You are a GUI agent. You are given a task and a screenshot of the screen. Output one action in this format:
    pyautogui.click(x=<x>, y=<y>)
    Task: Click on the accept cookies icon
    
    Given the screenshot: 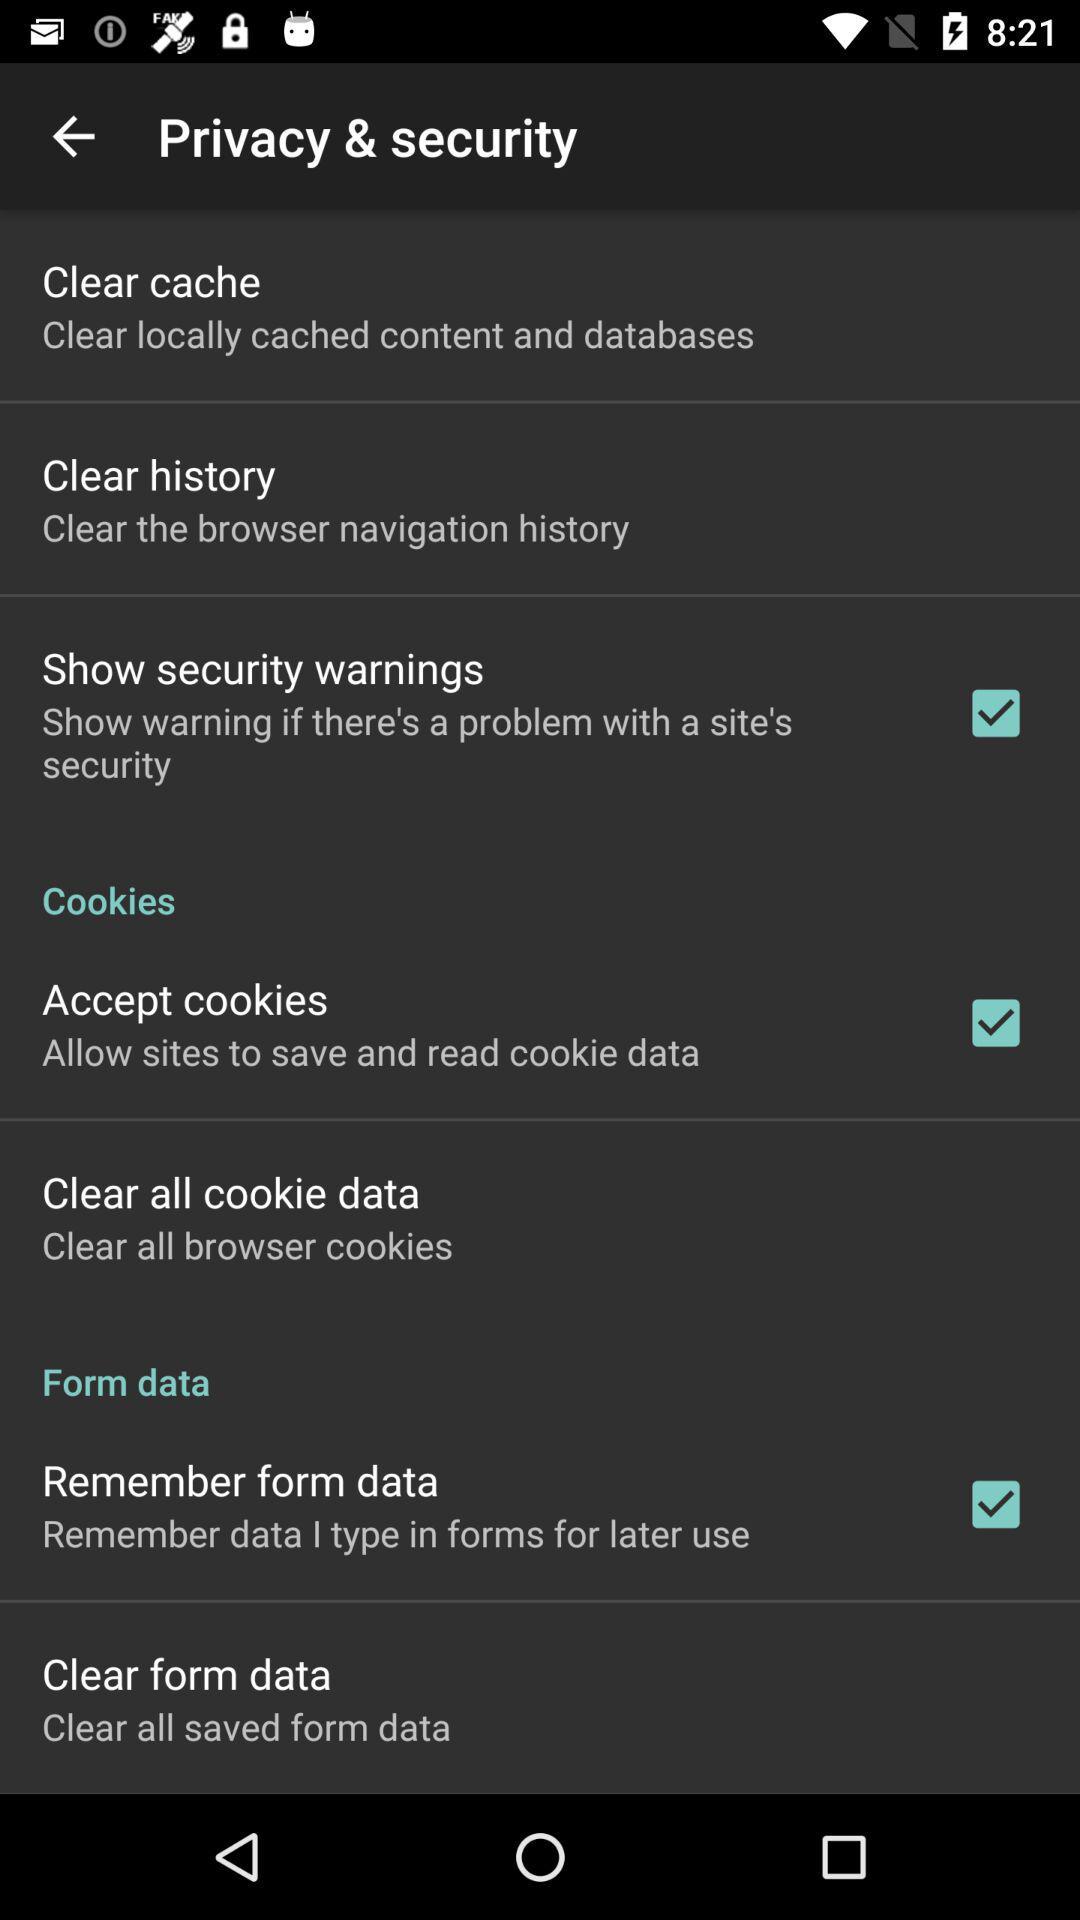 What is the action you would take?
    pyautogui.click(x=185, y=998)
    